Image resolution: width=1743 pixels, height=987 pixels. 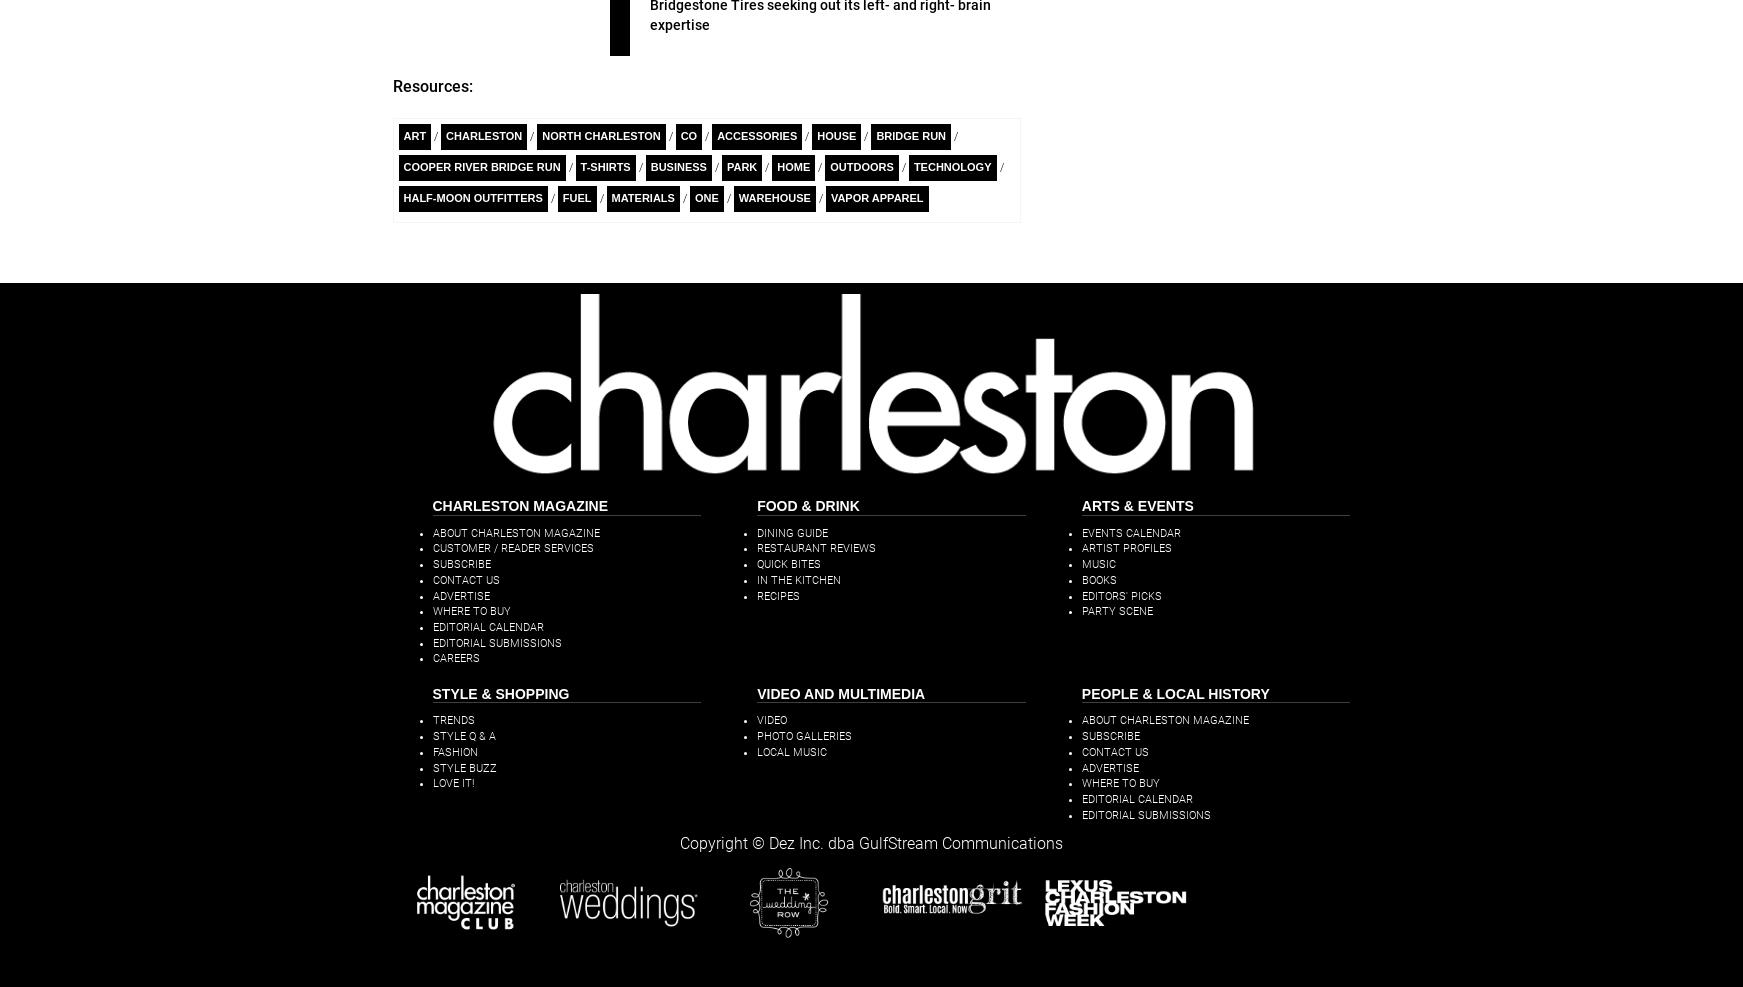 I want to click on 'House', so click(x=835, y=136).